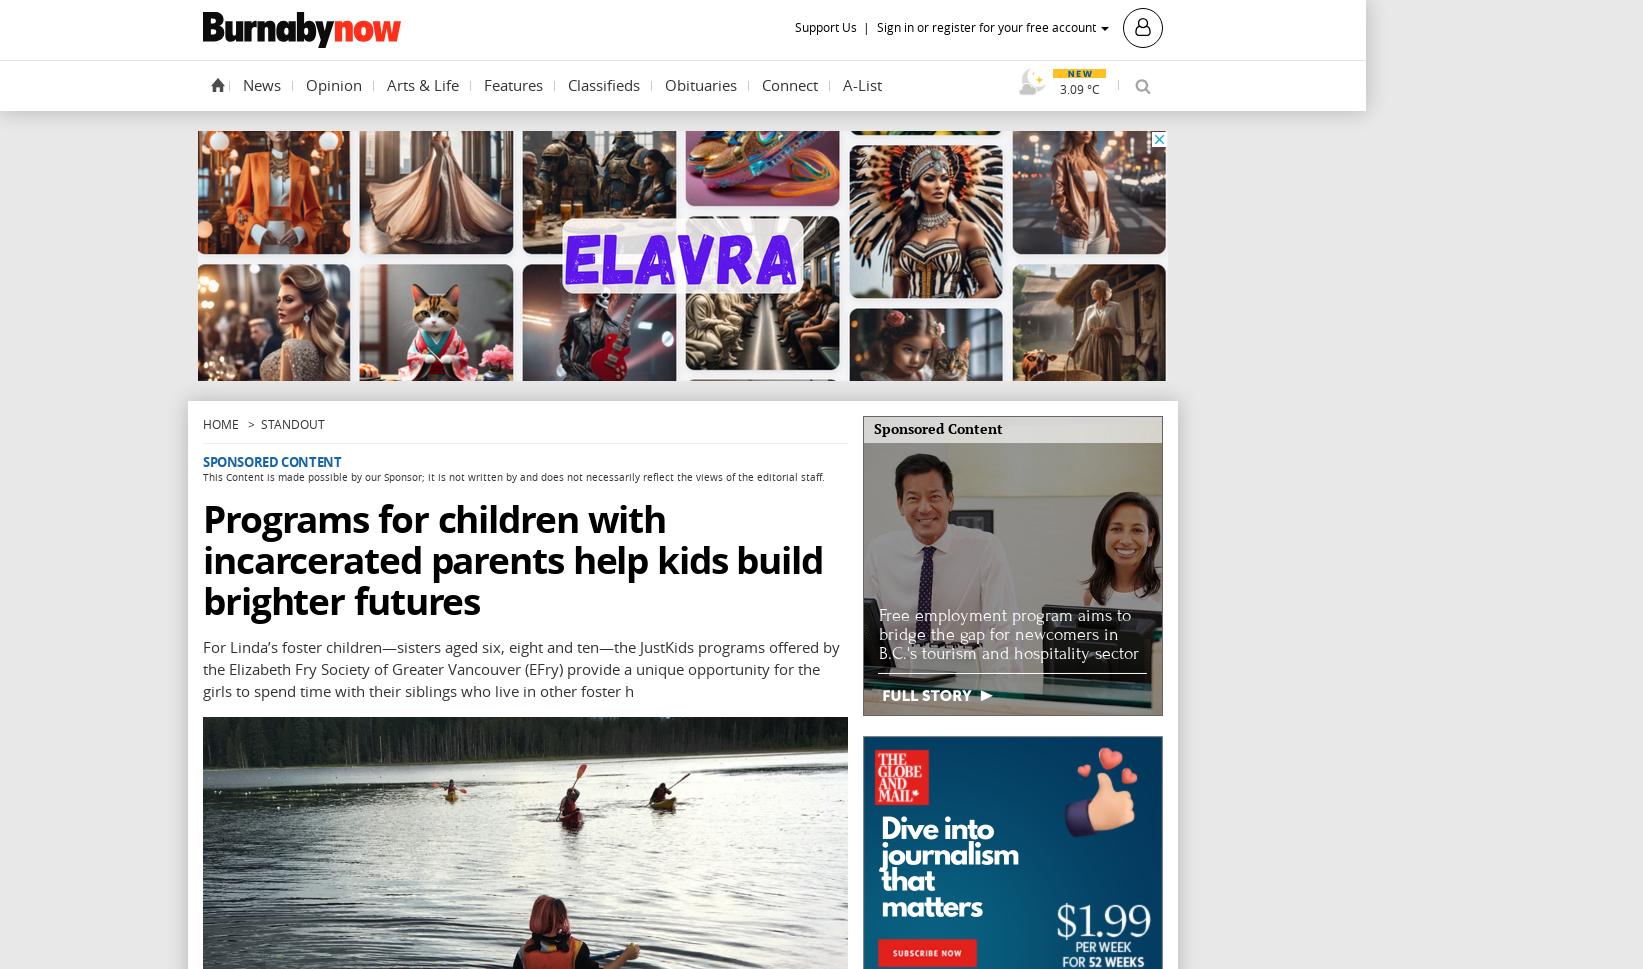  Describe the element at coordinates (291, 423) in the screenshot. I see `'StandOut'` at that location.